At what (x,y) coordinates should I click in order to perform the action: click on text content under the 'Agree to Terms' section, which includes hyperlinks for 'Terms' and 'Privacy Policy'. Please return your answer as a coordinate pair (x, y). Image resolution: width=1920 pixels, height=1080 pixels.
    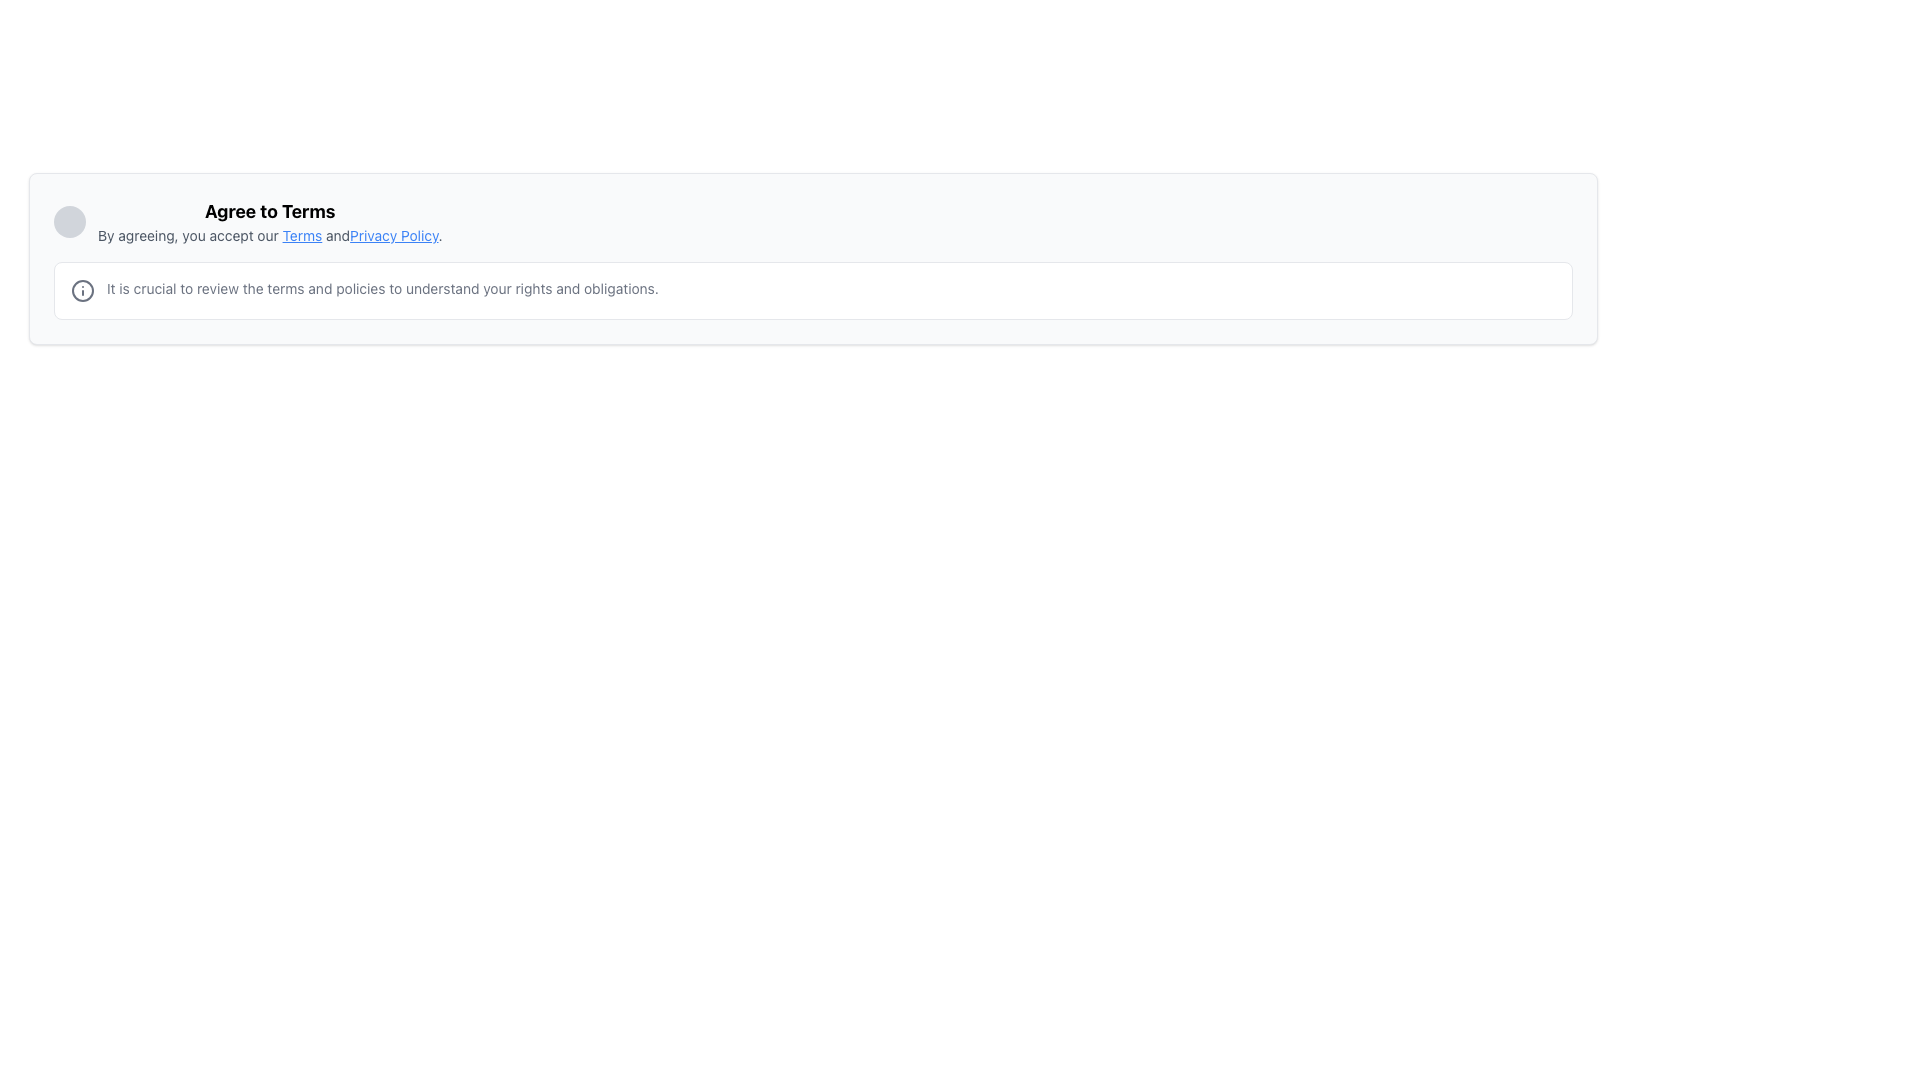
    Looking at the image, I should click on (269, 222).